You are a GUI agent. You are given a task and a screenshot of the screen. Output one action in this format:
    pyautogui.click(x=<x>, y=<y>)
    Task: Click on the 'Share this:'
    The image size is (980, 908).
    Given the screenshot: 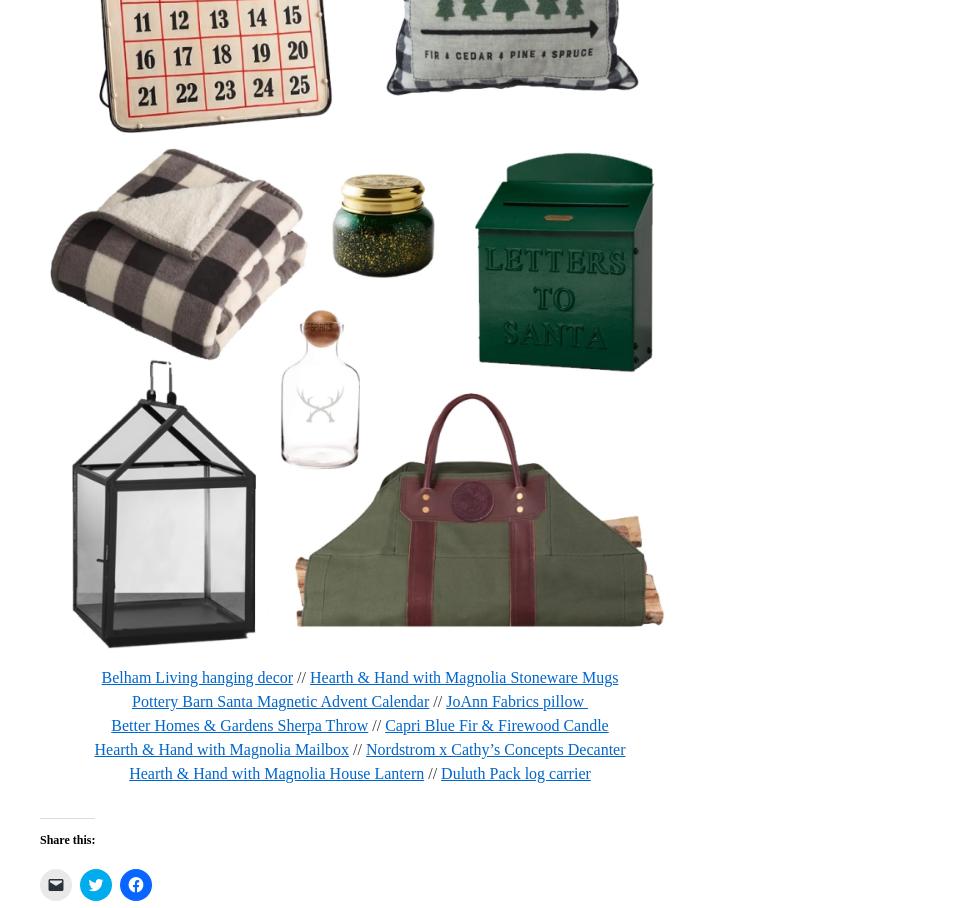 What is the action you would take?
    pyautogui.click(x=39, y=837)
    